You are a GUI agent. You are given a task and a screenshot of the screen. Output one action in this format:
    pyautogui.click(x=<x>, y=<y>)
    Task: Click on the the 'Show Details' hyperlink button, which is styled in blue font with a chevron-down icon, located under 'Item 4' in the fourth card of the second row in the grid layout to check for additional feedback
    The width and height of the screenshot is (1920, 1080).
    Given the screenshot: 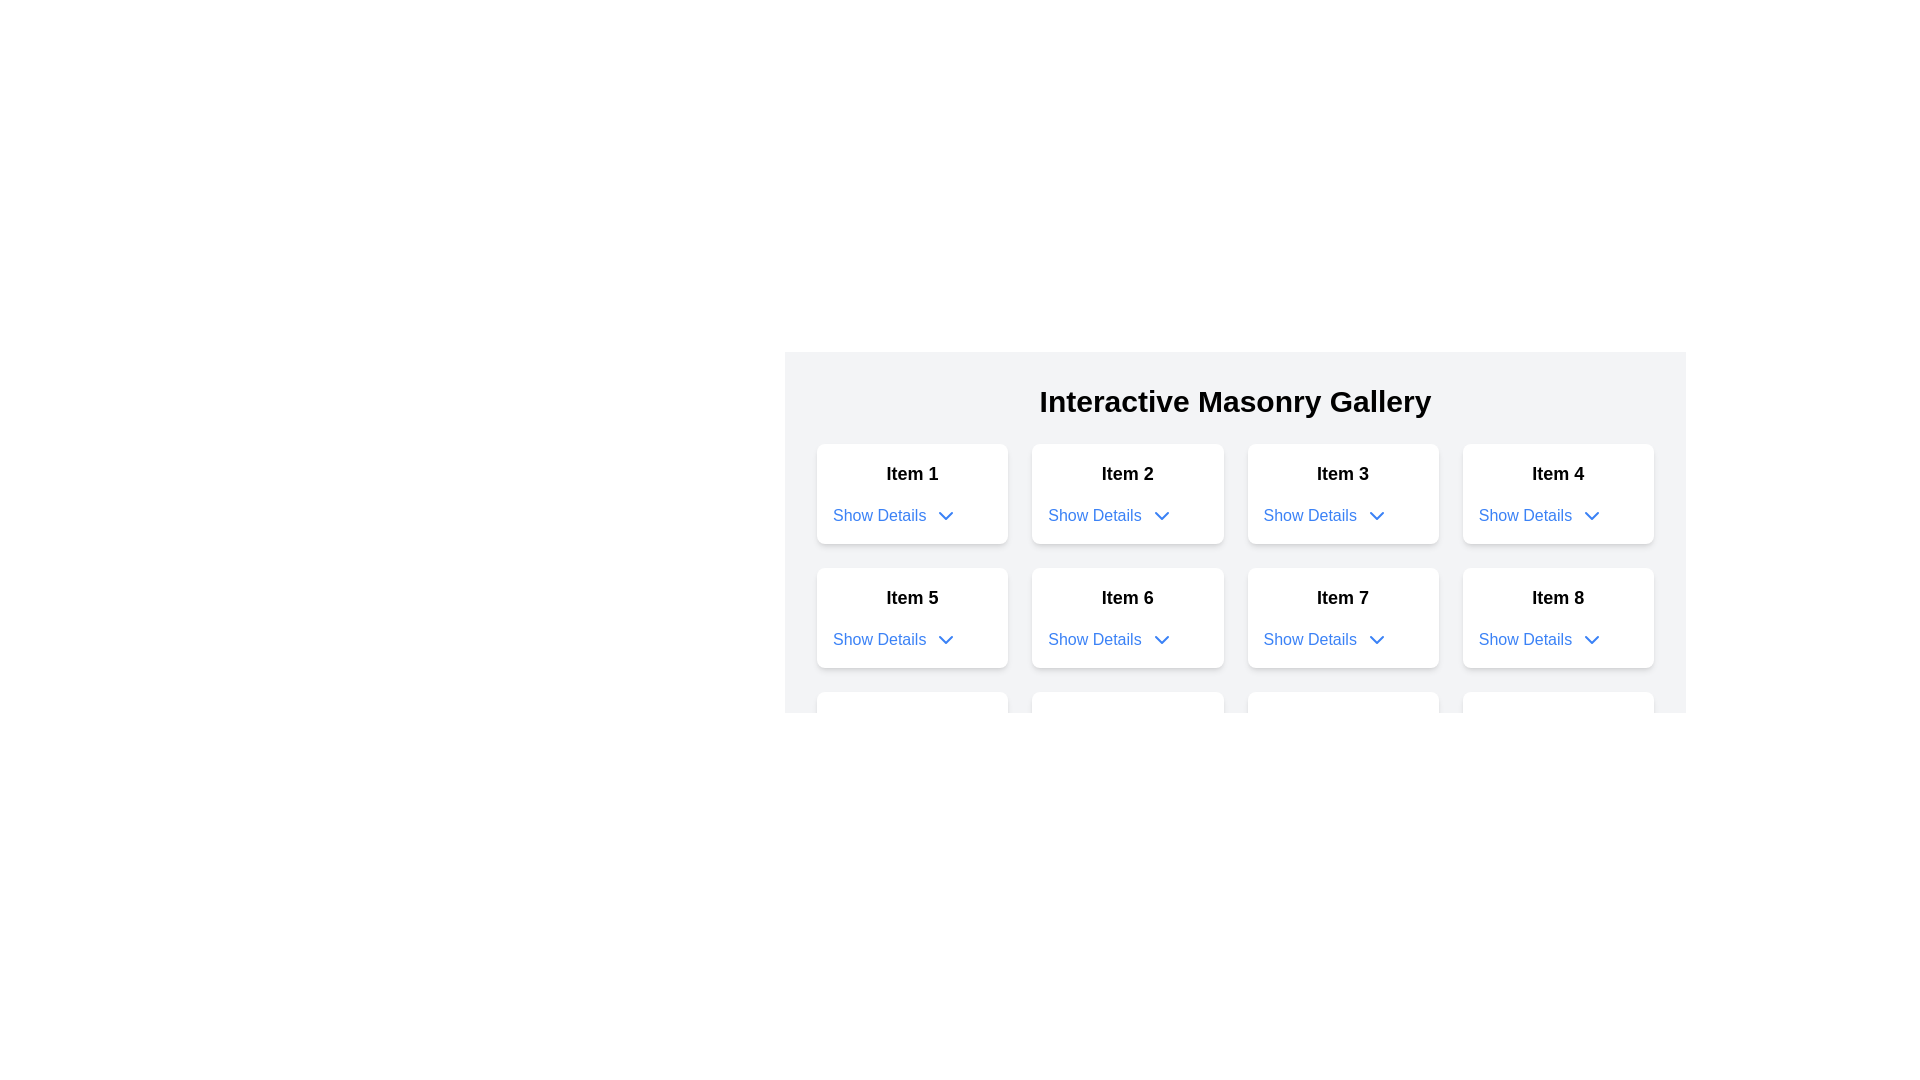 What is the action you would take?
    pyautogui.click(x=1540, y=515)
    